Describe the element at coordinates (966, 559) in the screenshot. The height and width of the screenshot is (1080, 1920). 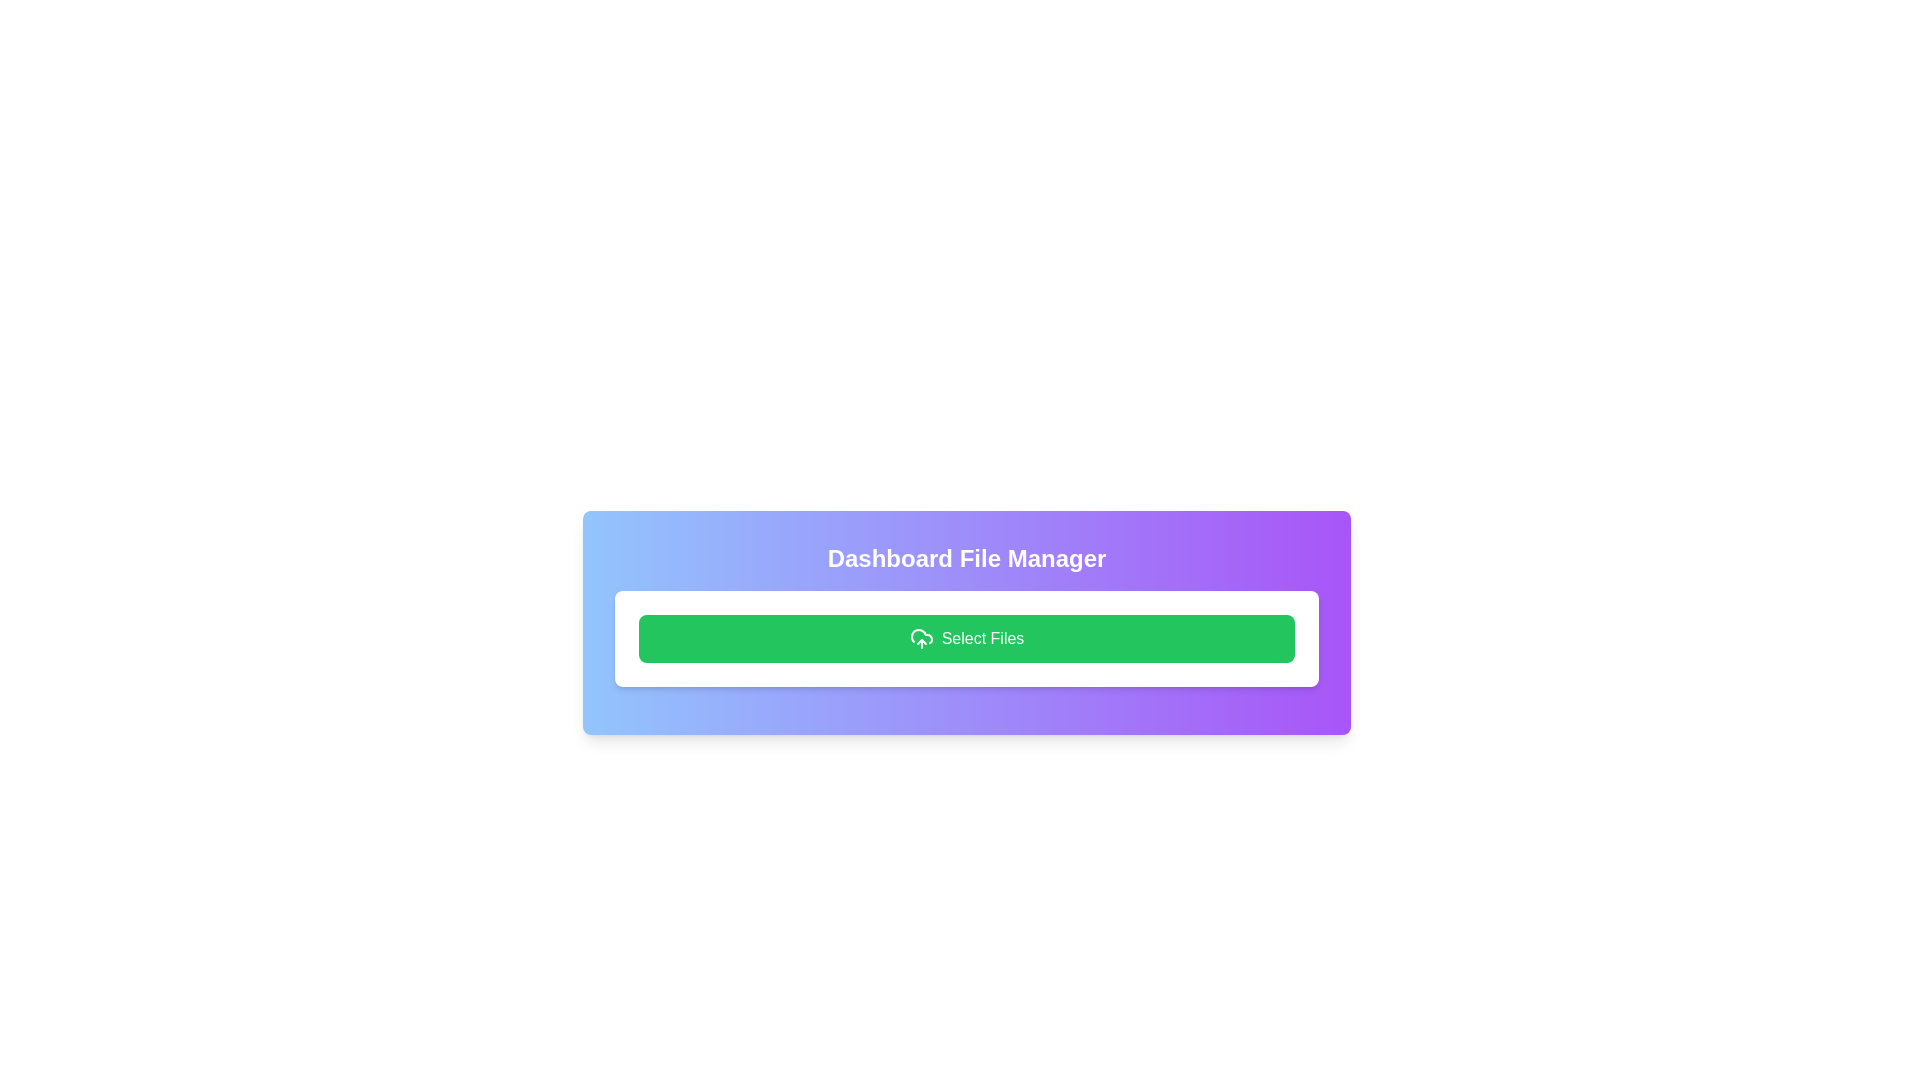
I see `the 'Dashboard File Manager' header text, which is a bold, white label centered on a gradient background transitioning from blue to purple` at that location.